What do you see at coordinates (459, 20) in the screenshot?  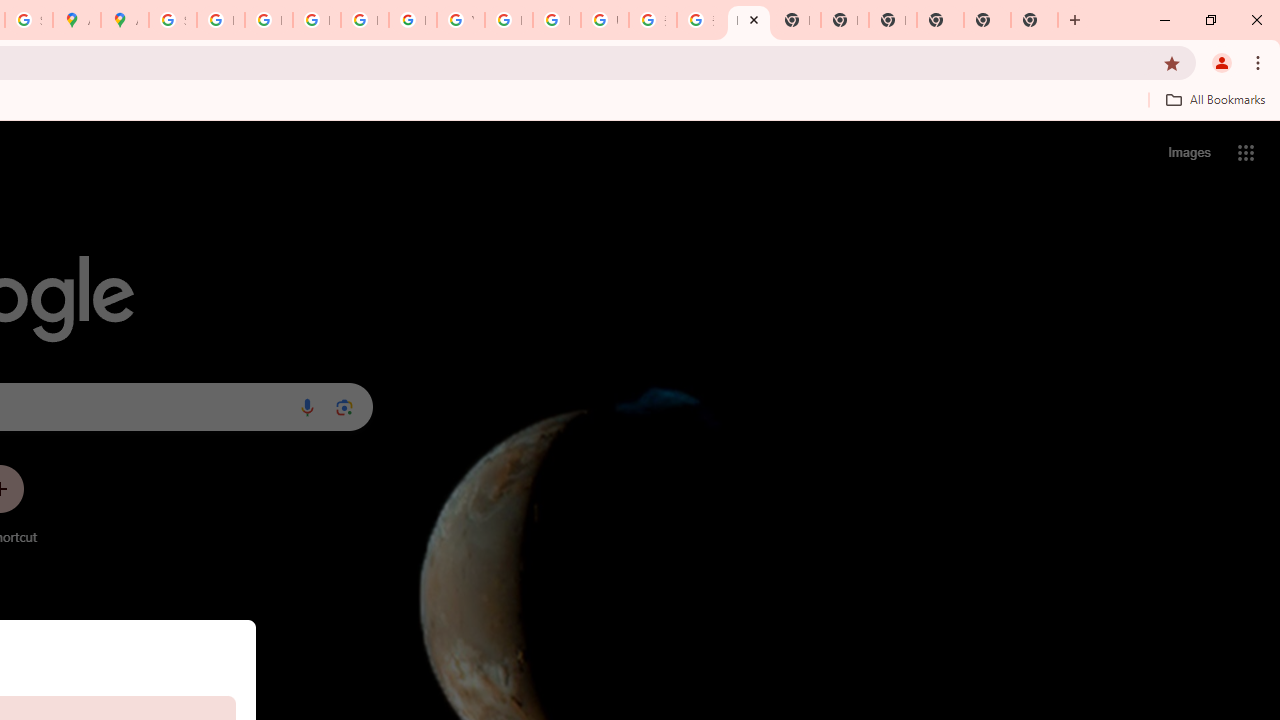 I see `'YouTube'` at bounding box center [459, 20].